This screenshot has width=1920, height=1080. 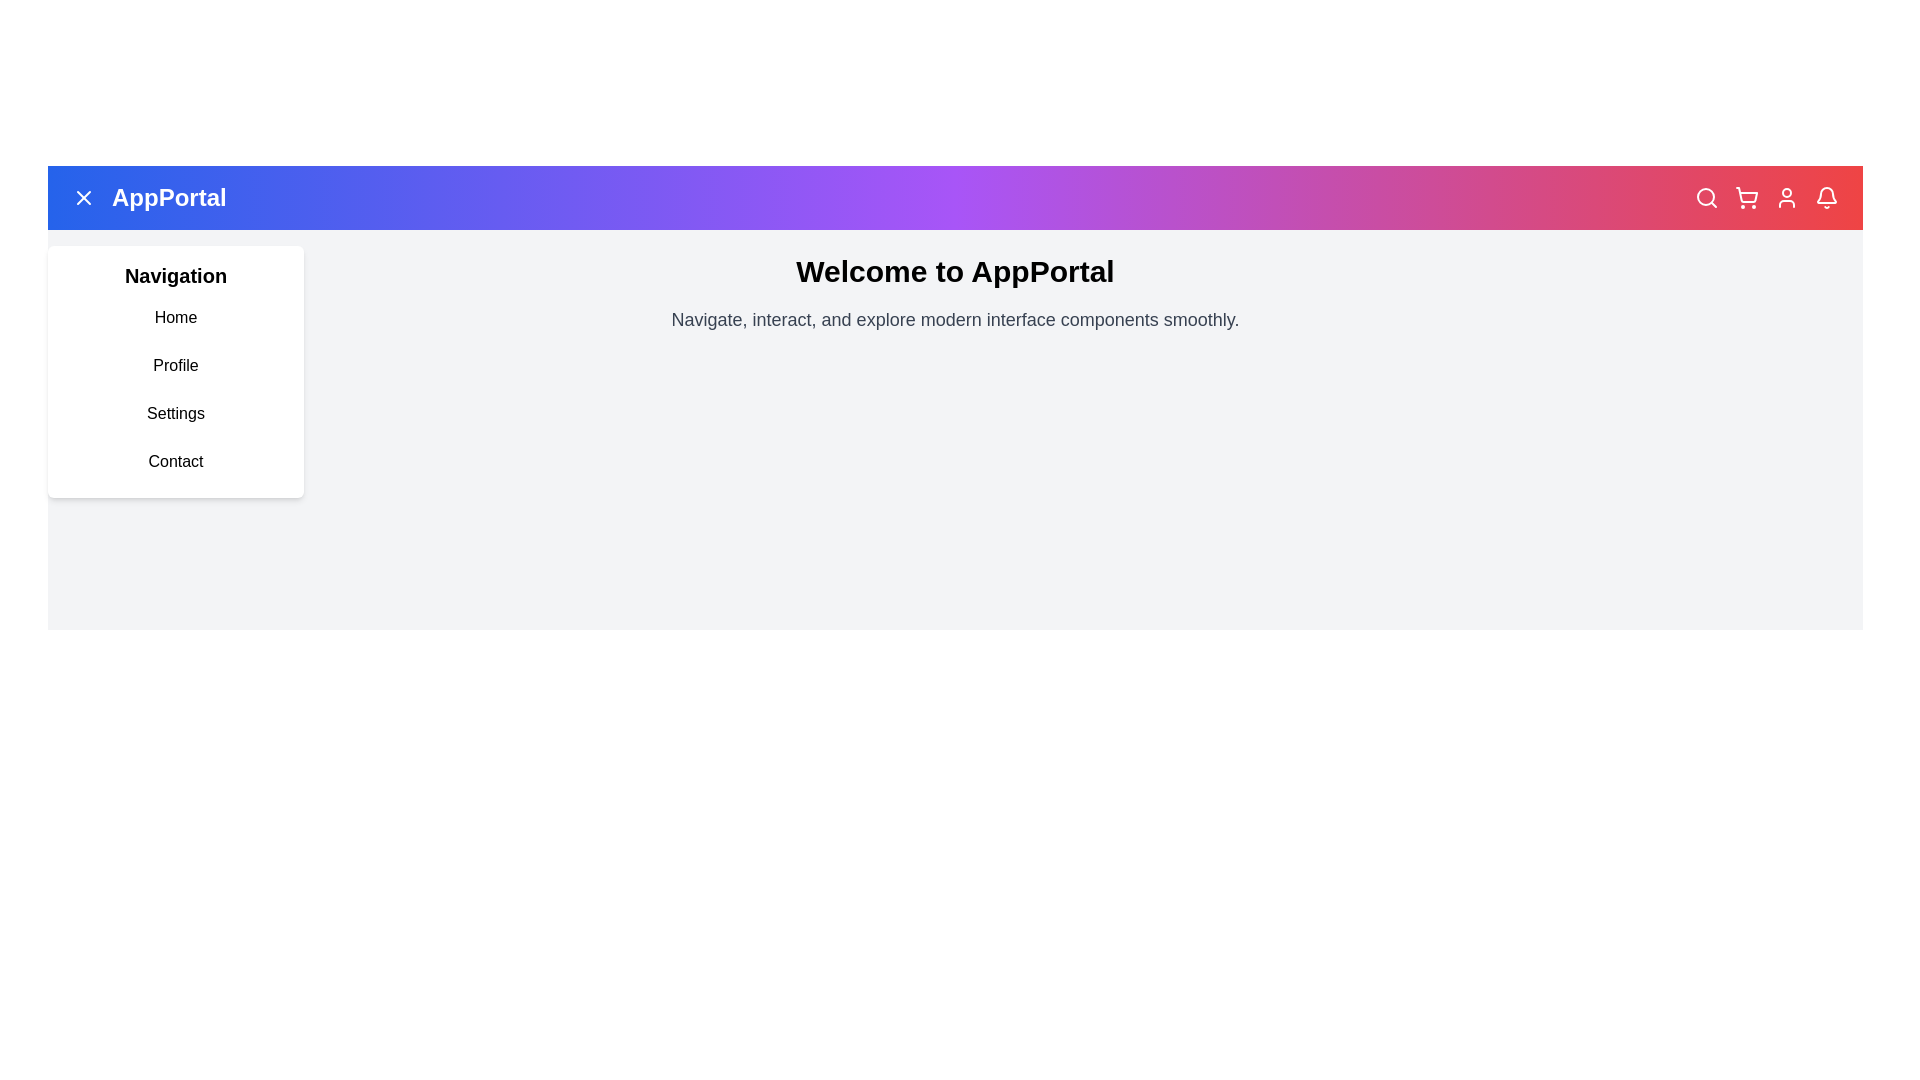 I want to click on the 'Home' text label, which is the first item in the vertical navigation menu displayed in bold sans-serif font inside a white rectangular section on the upper left of the interface to trigger a visual effect, so click(x=176, y=316).